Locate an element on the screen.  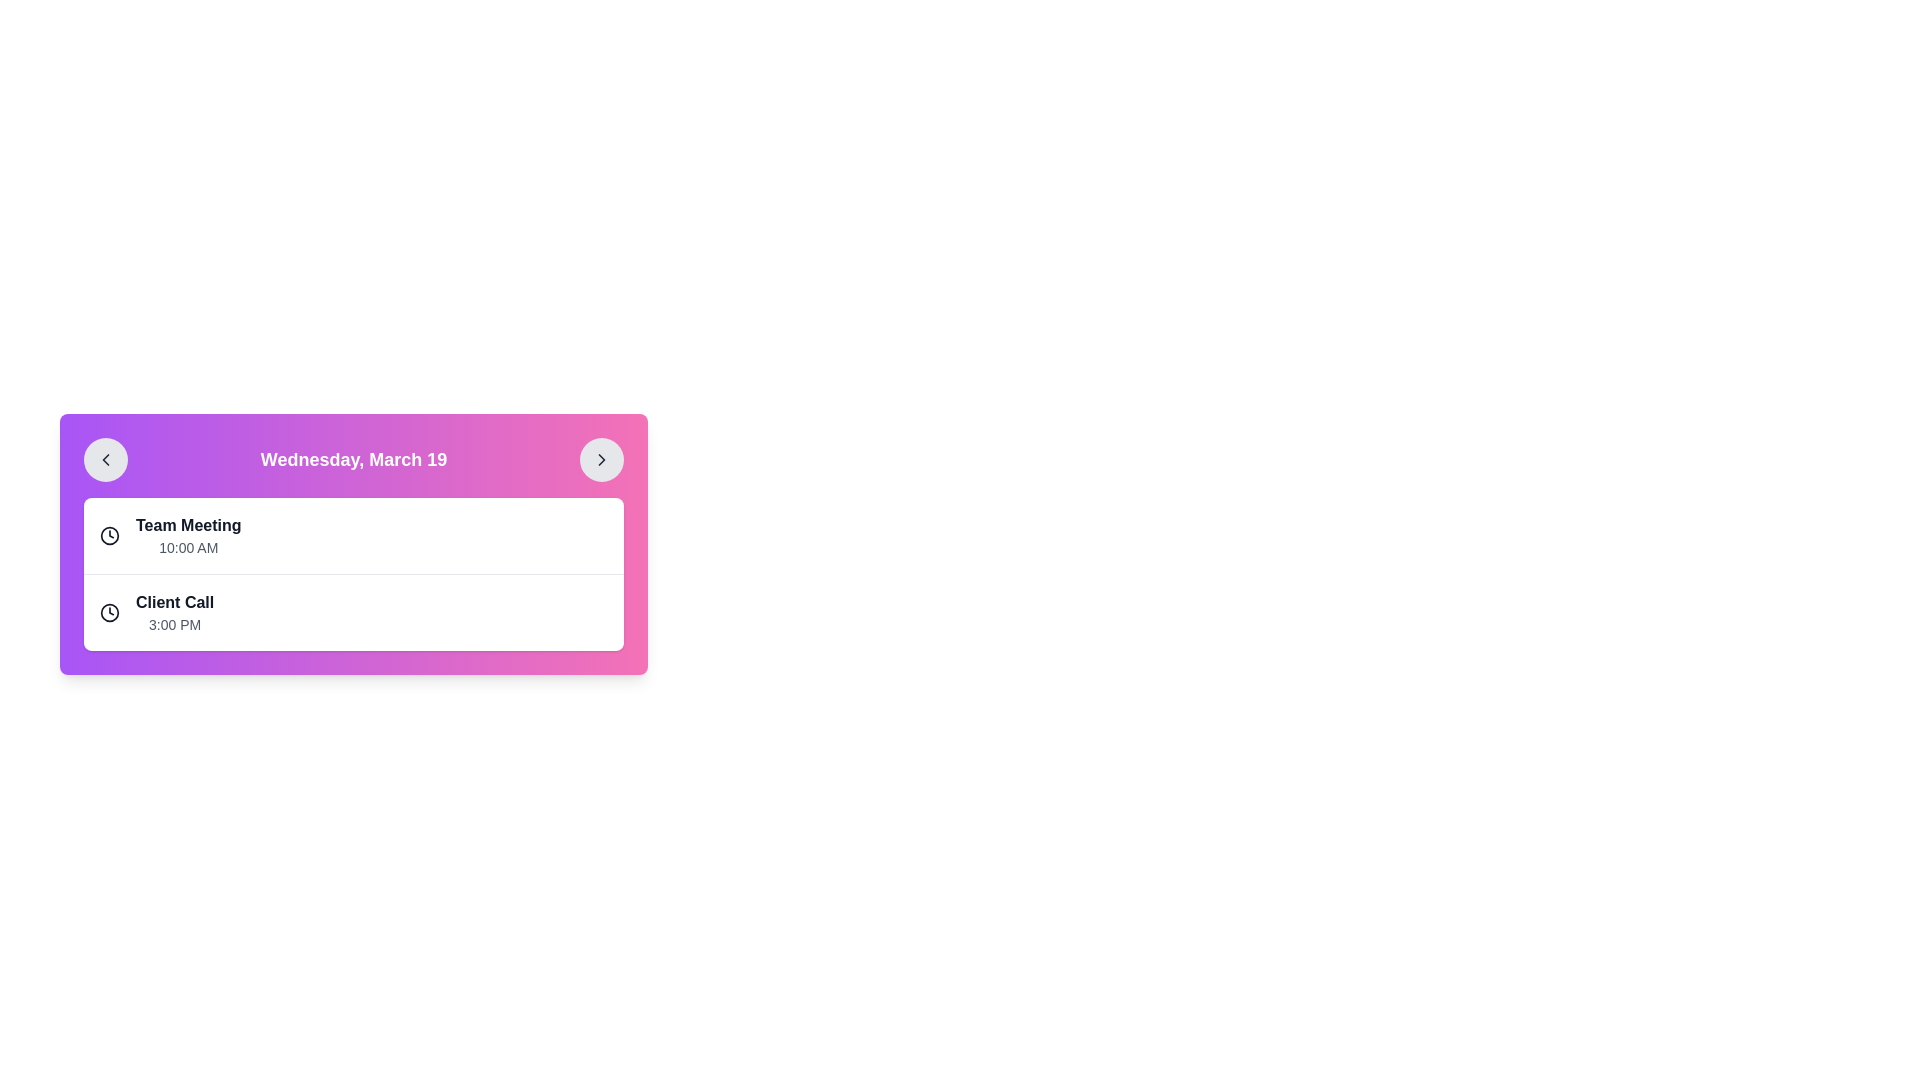
the label that displays the time associated with the 'Client Call' event, located in the second row of the schedule interface, below the 'Client Call' title and aligned to the bottom-right corner is located at coordinates (175, 623).